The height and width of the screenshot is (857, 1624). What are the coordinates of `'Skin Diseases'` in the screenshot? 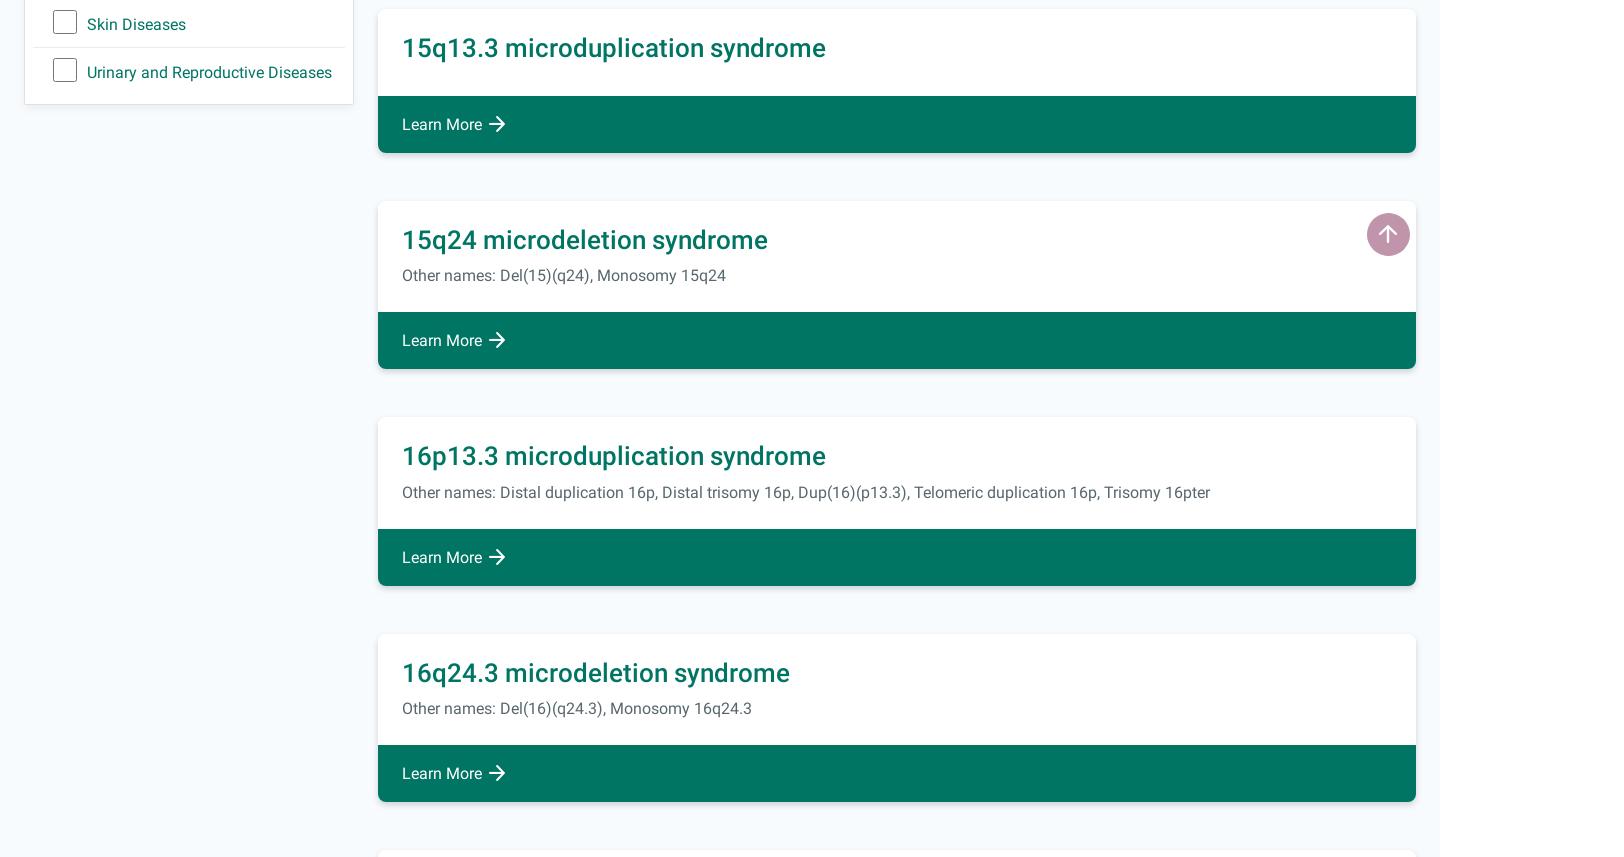 It's located at (136, 24).